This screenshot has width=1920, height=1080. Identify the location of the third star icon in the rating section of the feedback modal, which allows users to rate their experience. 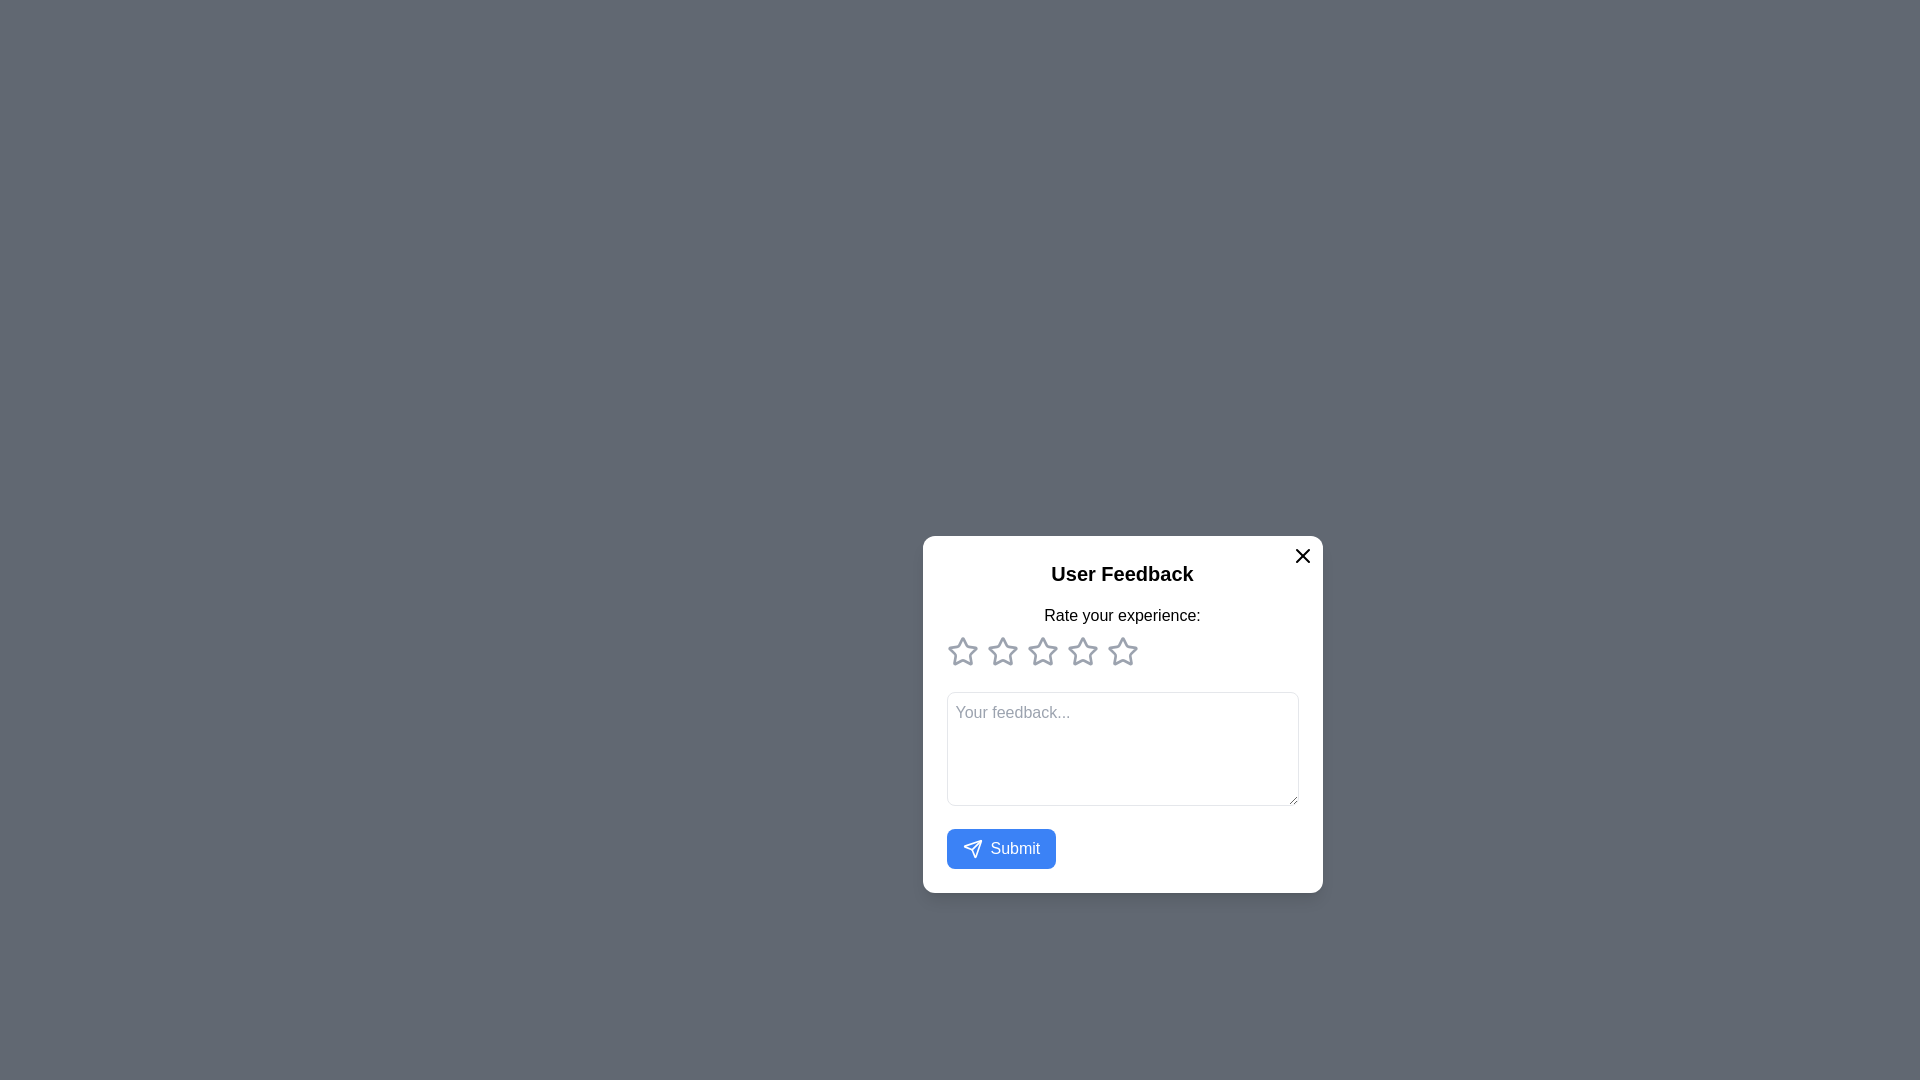
(1081, 650).